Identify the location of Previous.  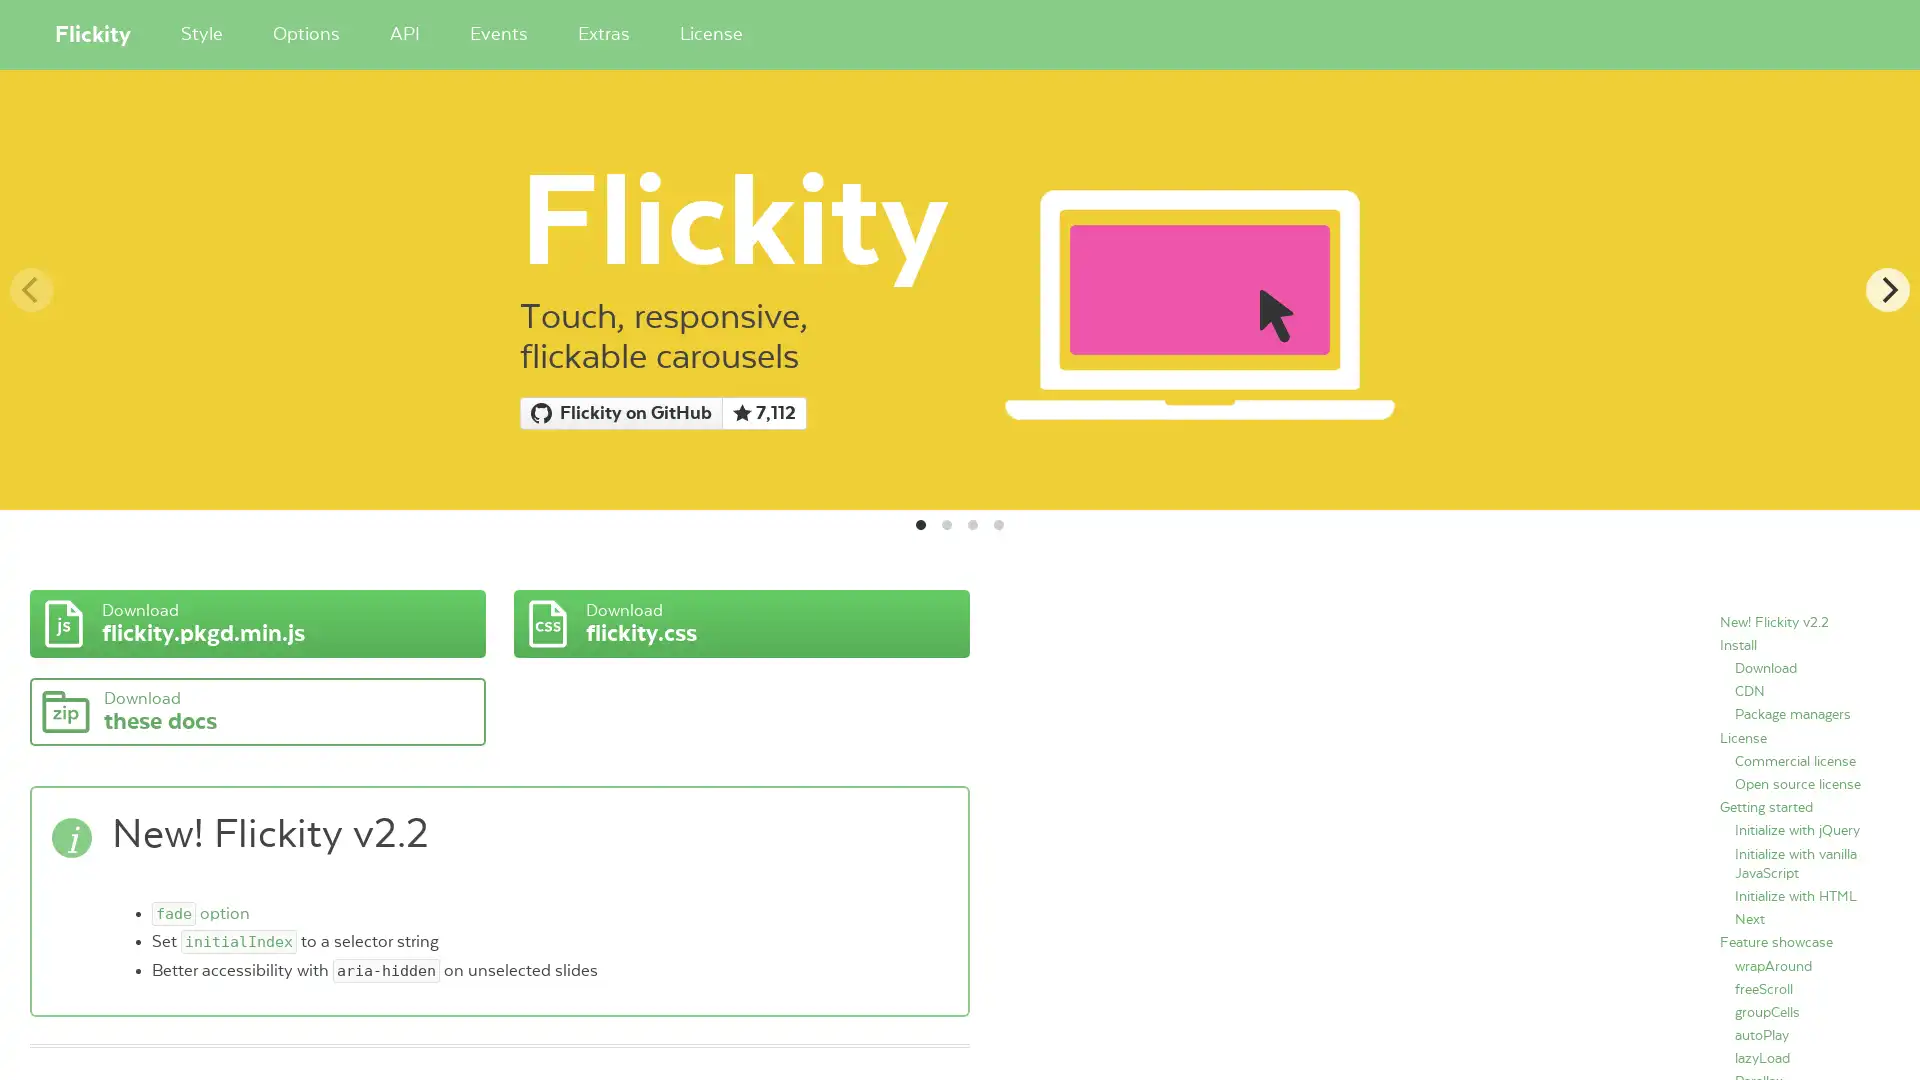
(32, 289).